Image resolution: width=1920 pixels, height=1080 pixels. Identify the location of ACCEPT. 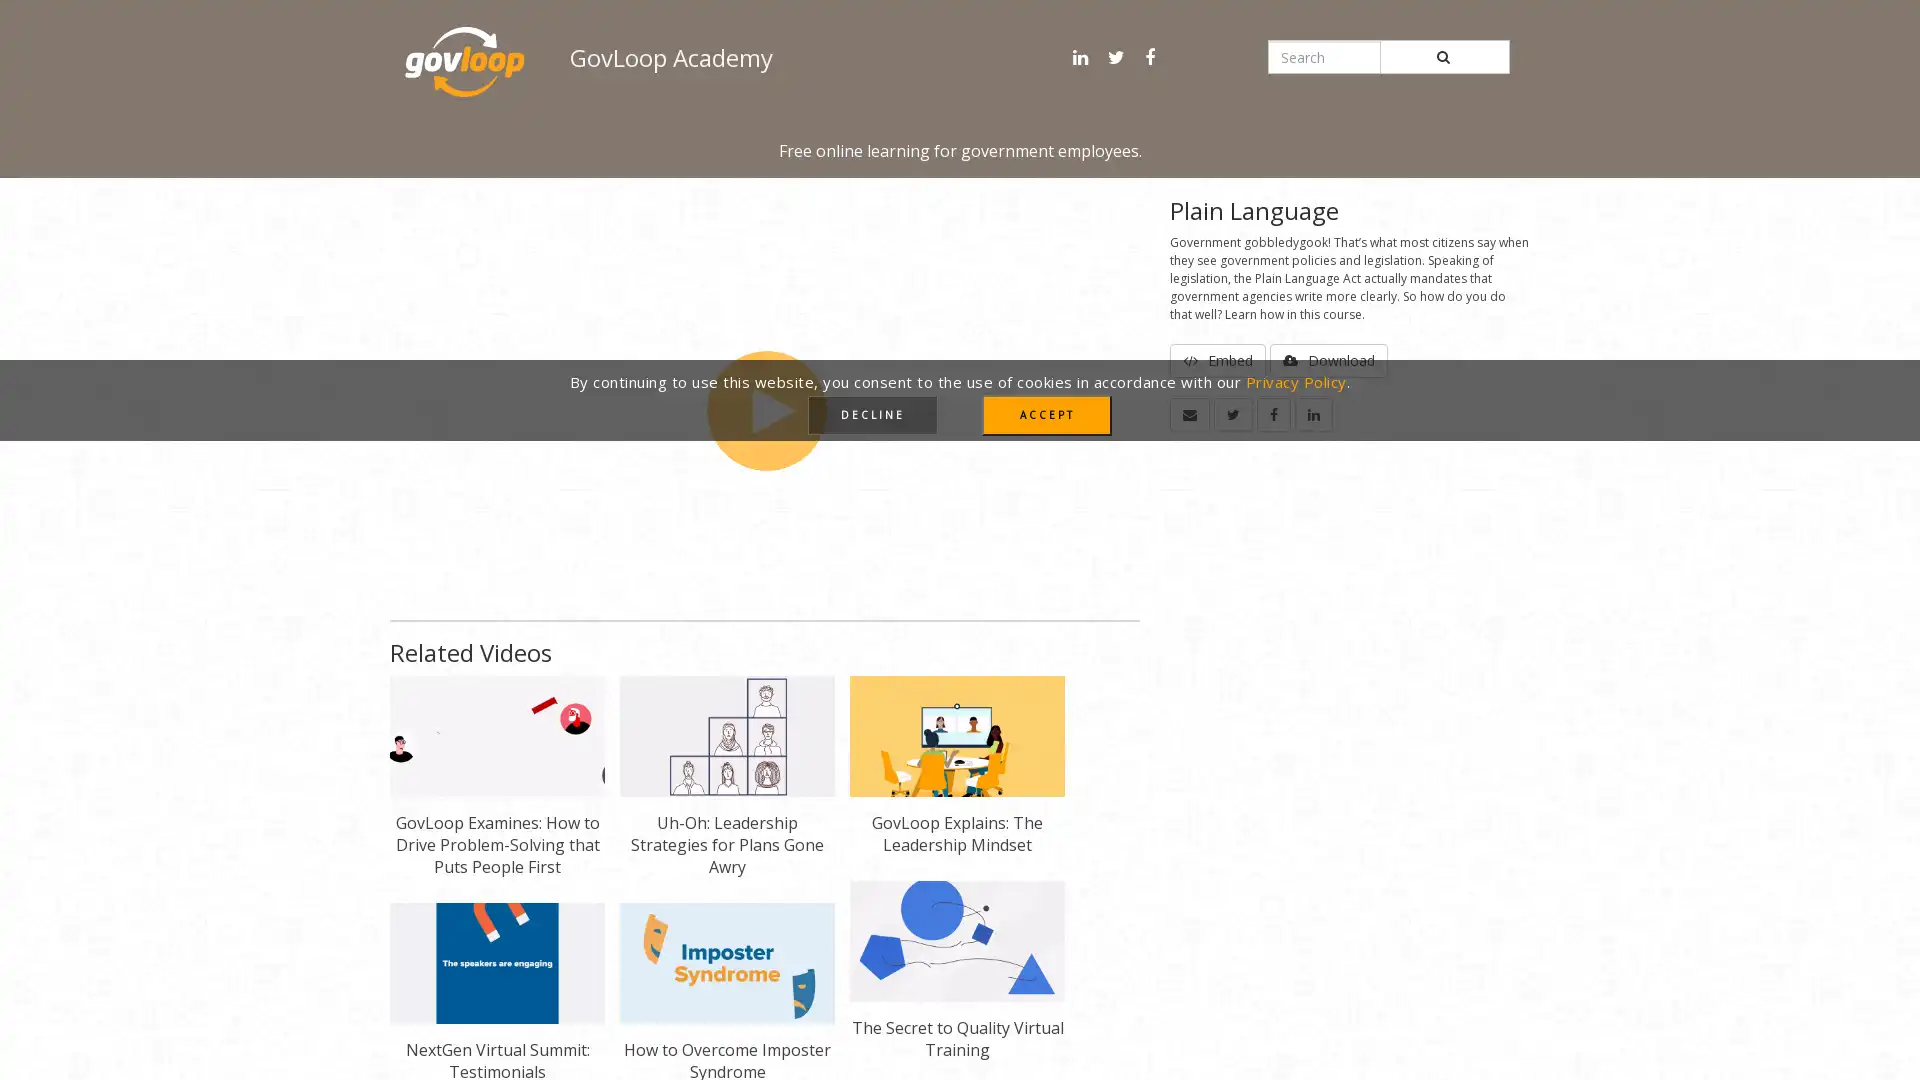
(1045, 414).